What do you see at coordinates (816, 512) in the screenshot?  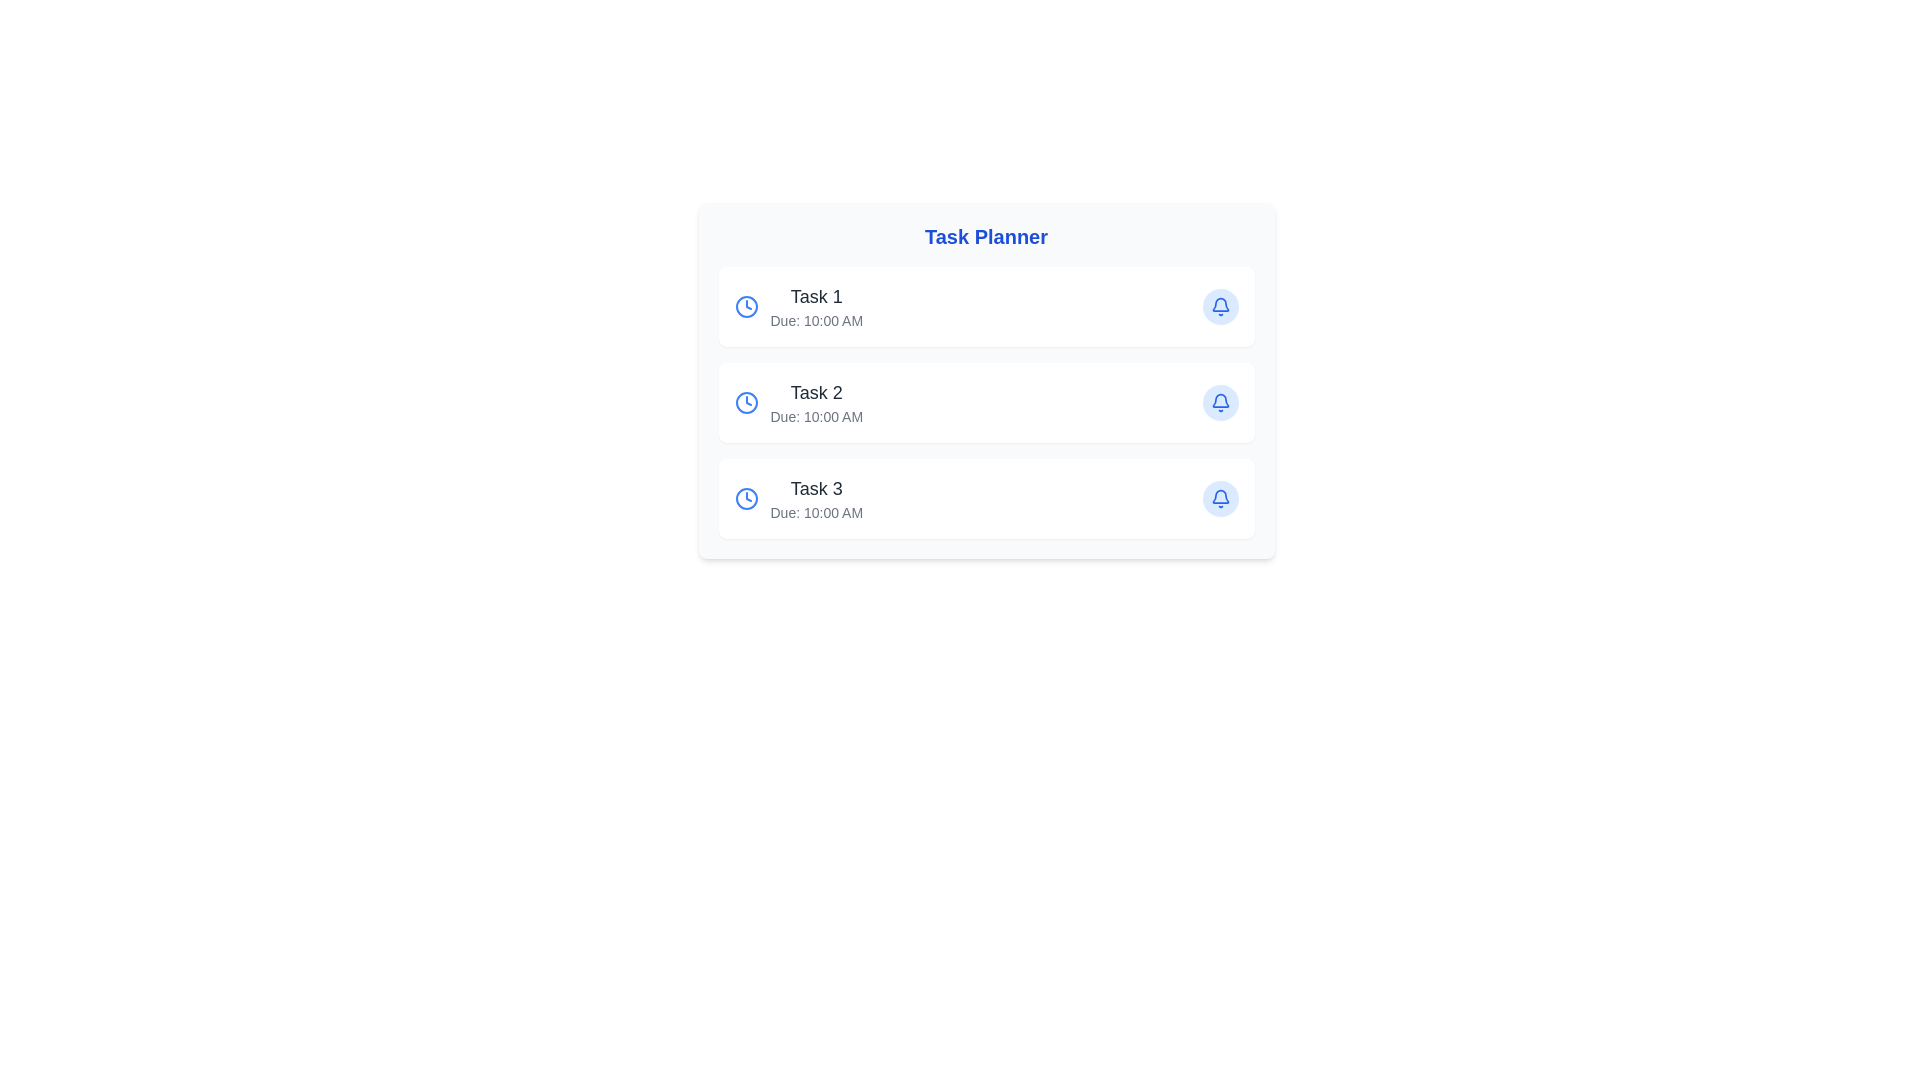 I see `the text label displaying 'Due: 10:00 AM' that is styled in small, gray font and positioned directly below the 'Task 3' heading` at bounding box center [816, 512].